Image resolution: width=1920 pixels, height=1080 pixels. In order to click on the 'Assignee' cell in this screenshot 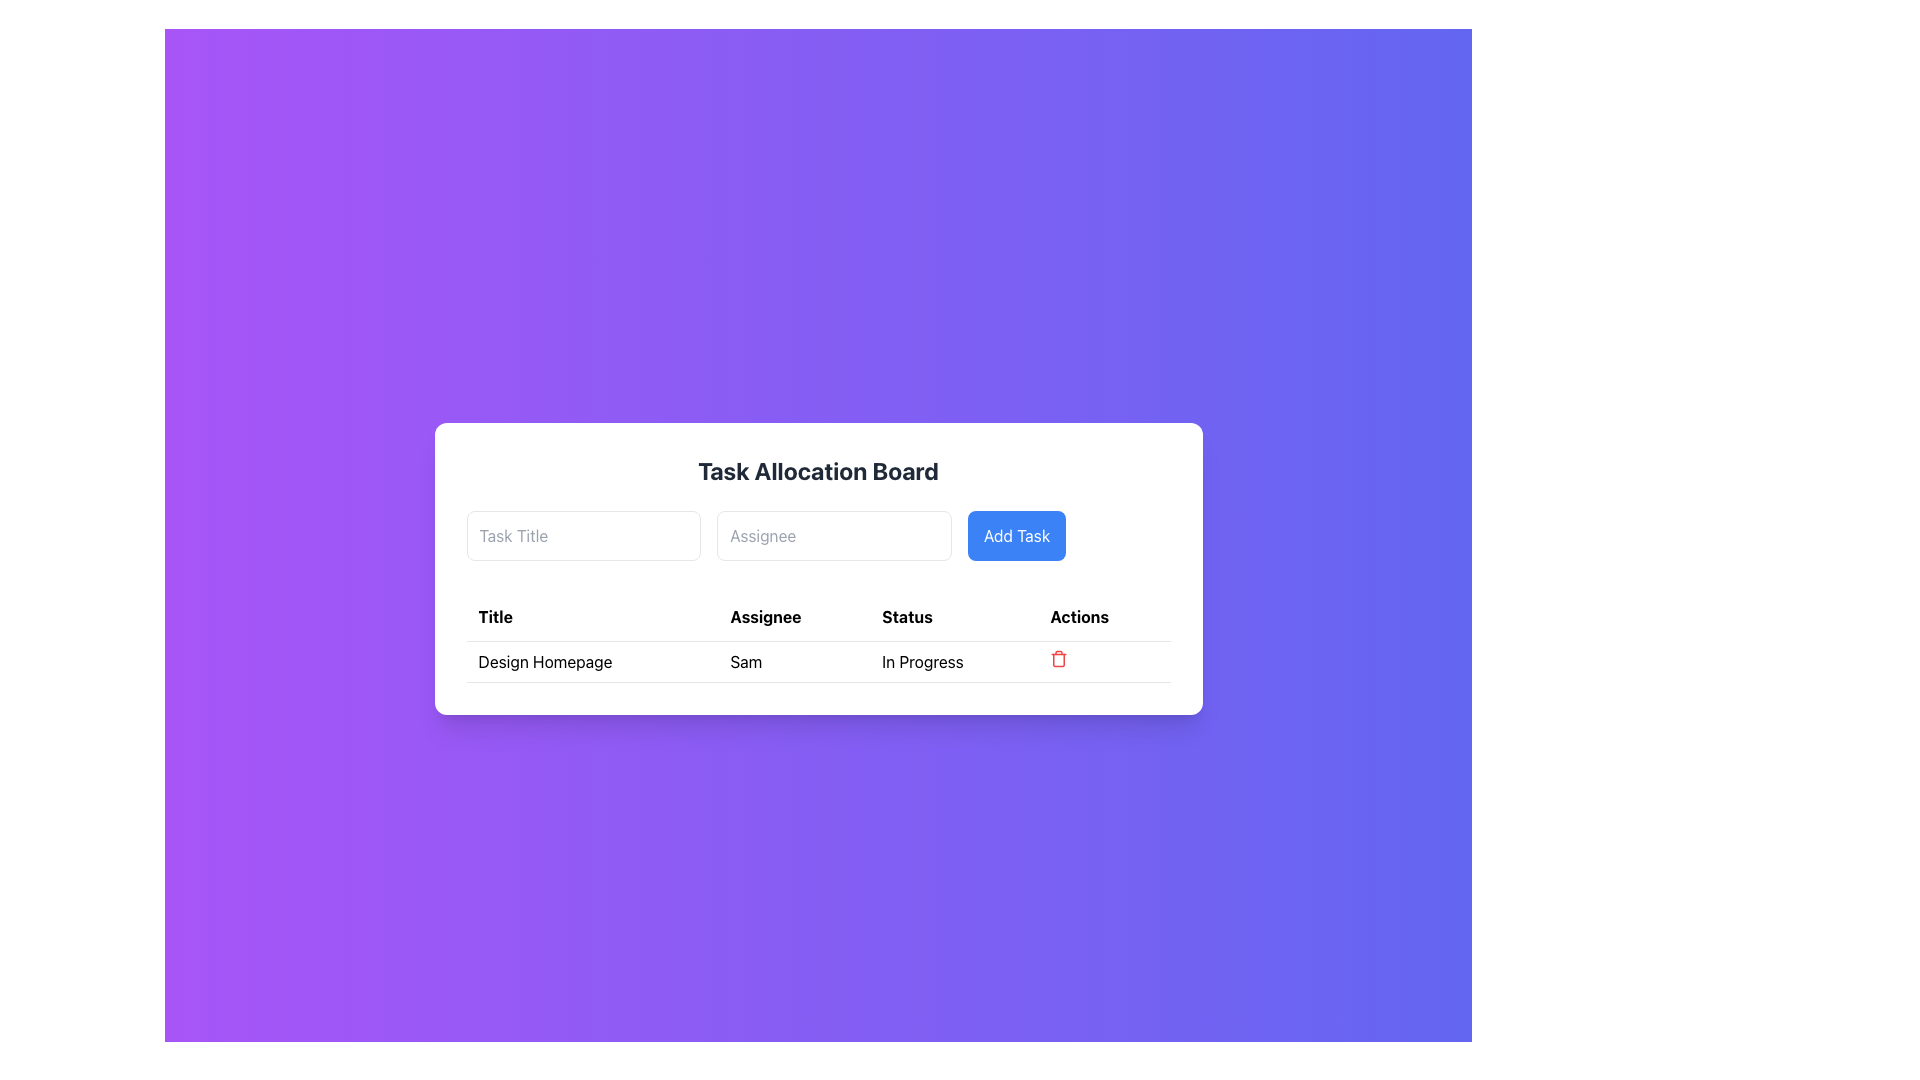, I will do `click(818, 637)`.